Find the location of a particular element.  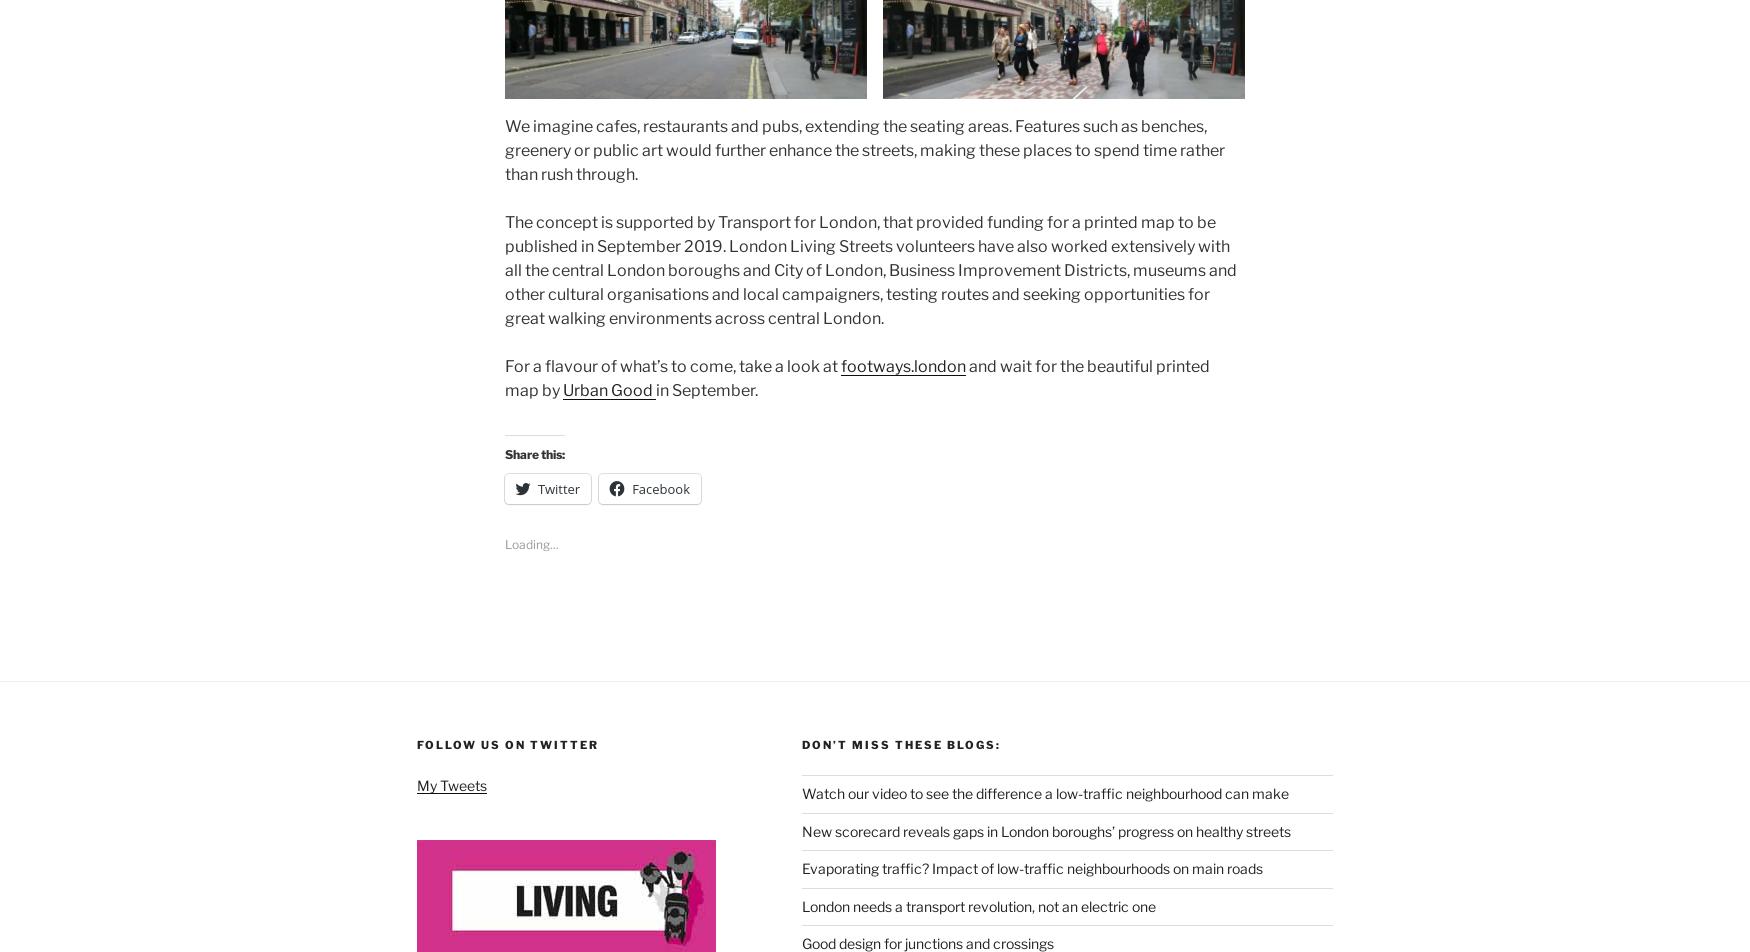

'For a flavour of what’s to come, take a look at' is located at coordinates (672, 365).